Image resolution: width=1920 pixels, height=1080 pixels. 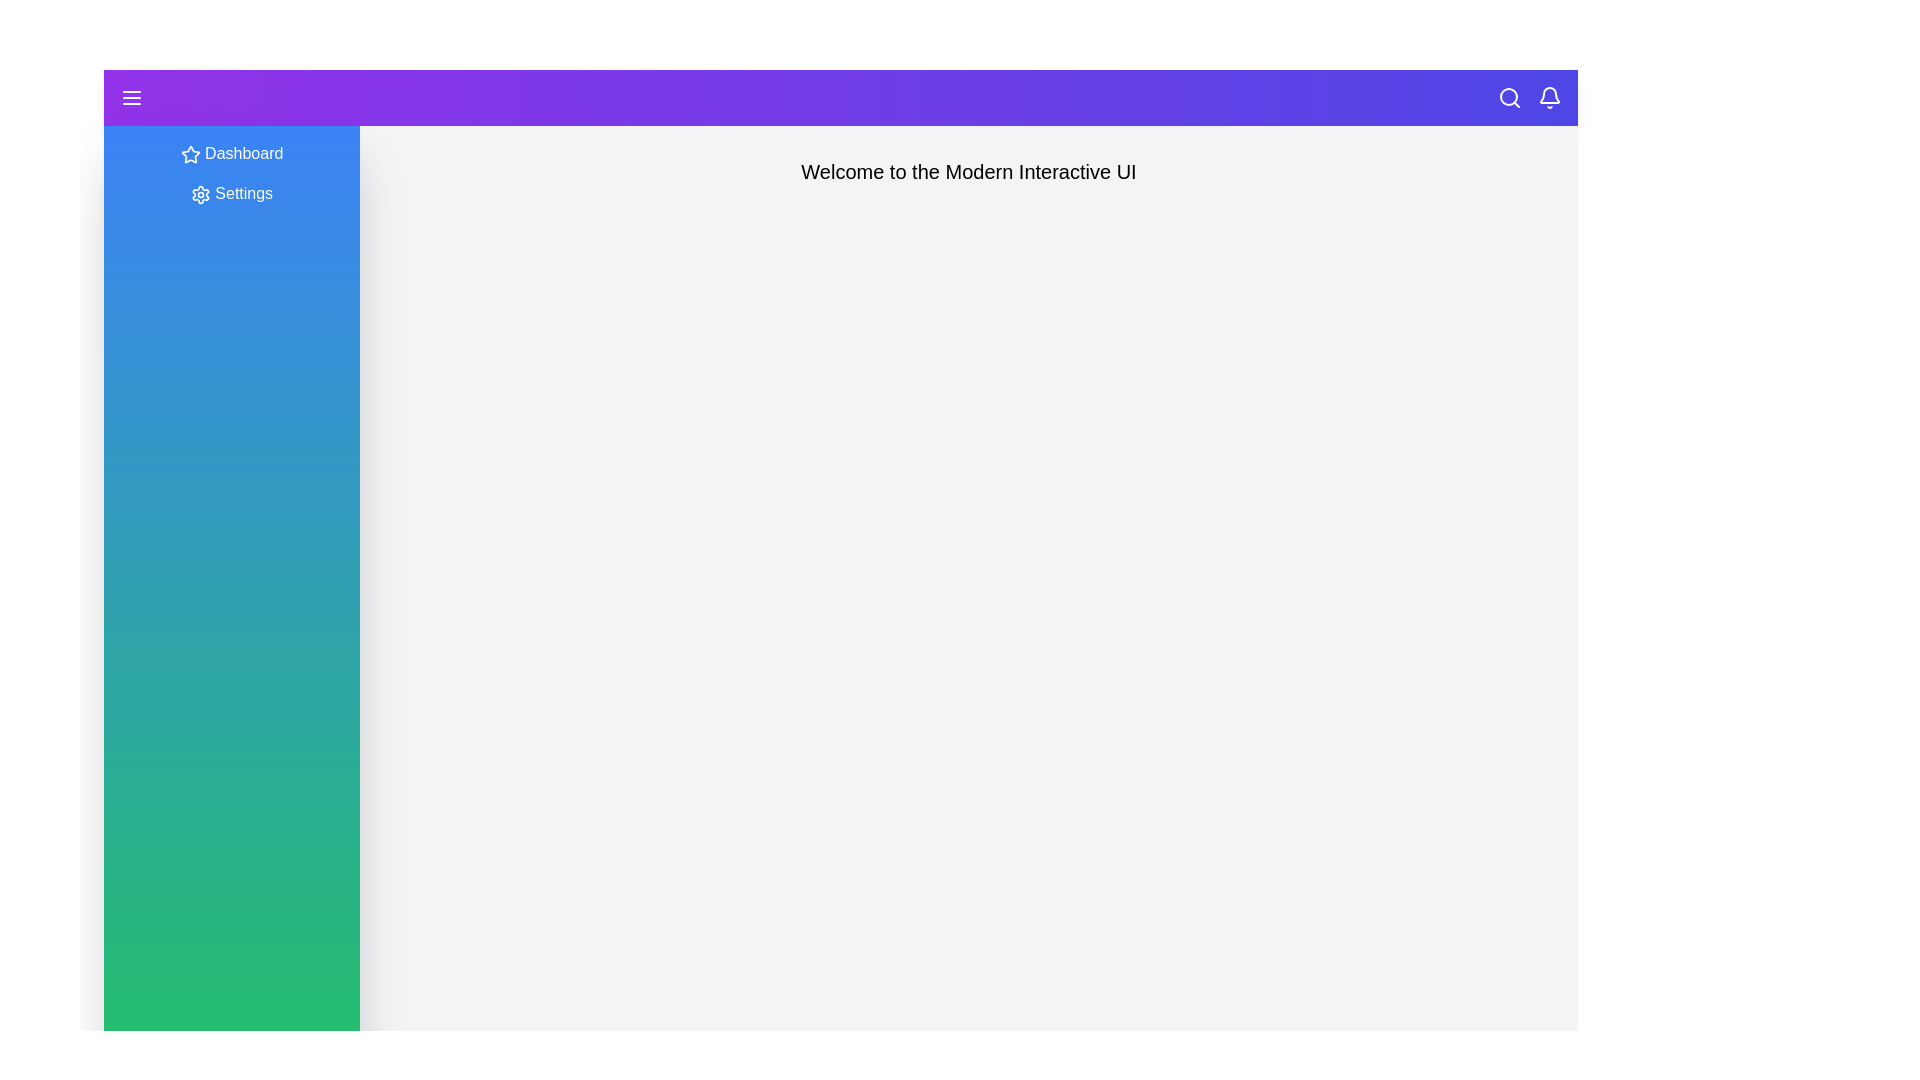 I want to click on the 'Dashboard' item in the sidebar, so click(x=231, y=153).